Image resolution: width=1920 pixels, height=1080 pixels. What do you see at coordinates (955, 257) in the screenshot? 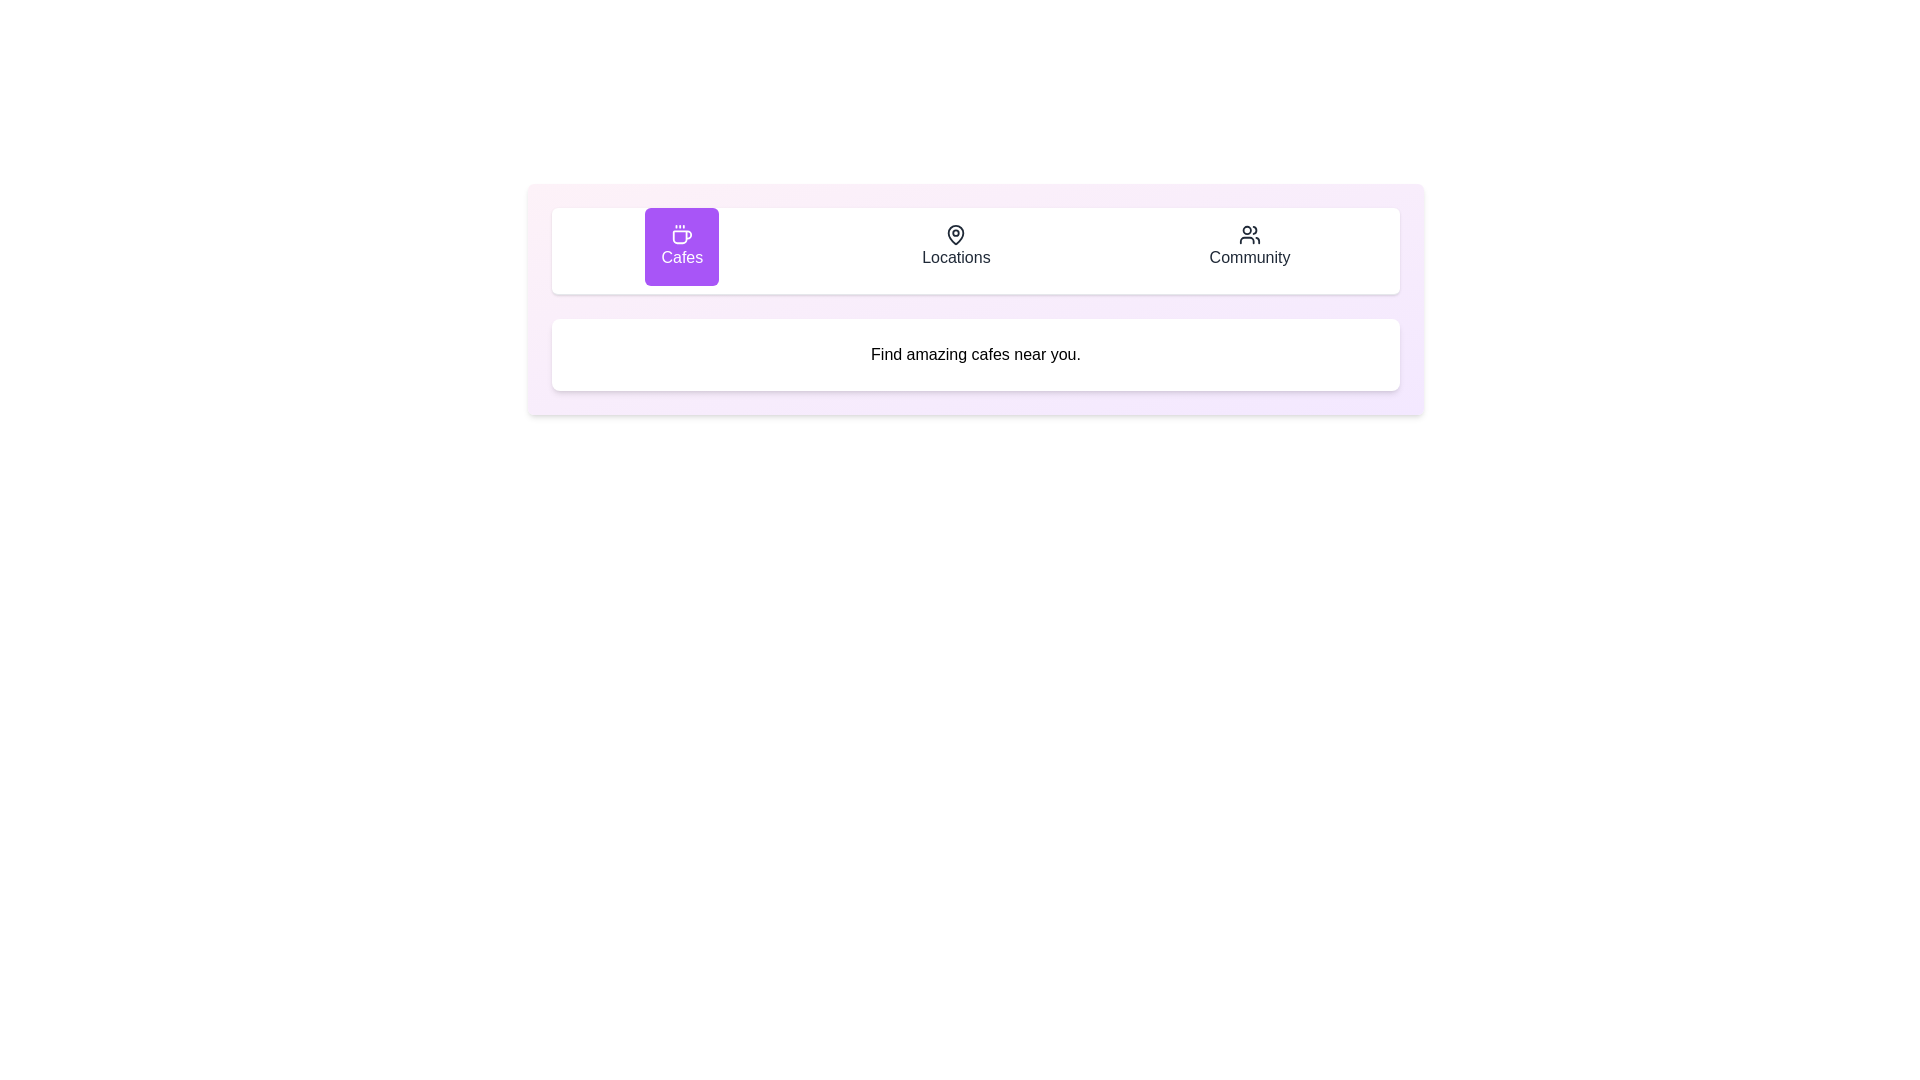
I see `the 'Locations' text label, which is part of a group of three interactive icons and labels in the top section of the view, featuring a dark gray sans-serif font and a location marker icon above it` at bounding box center [955, 257].